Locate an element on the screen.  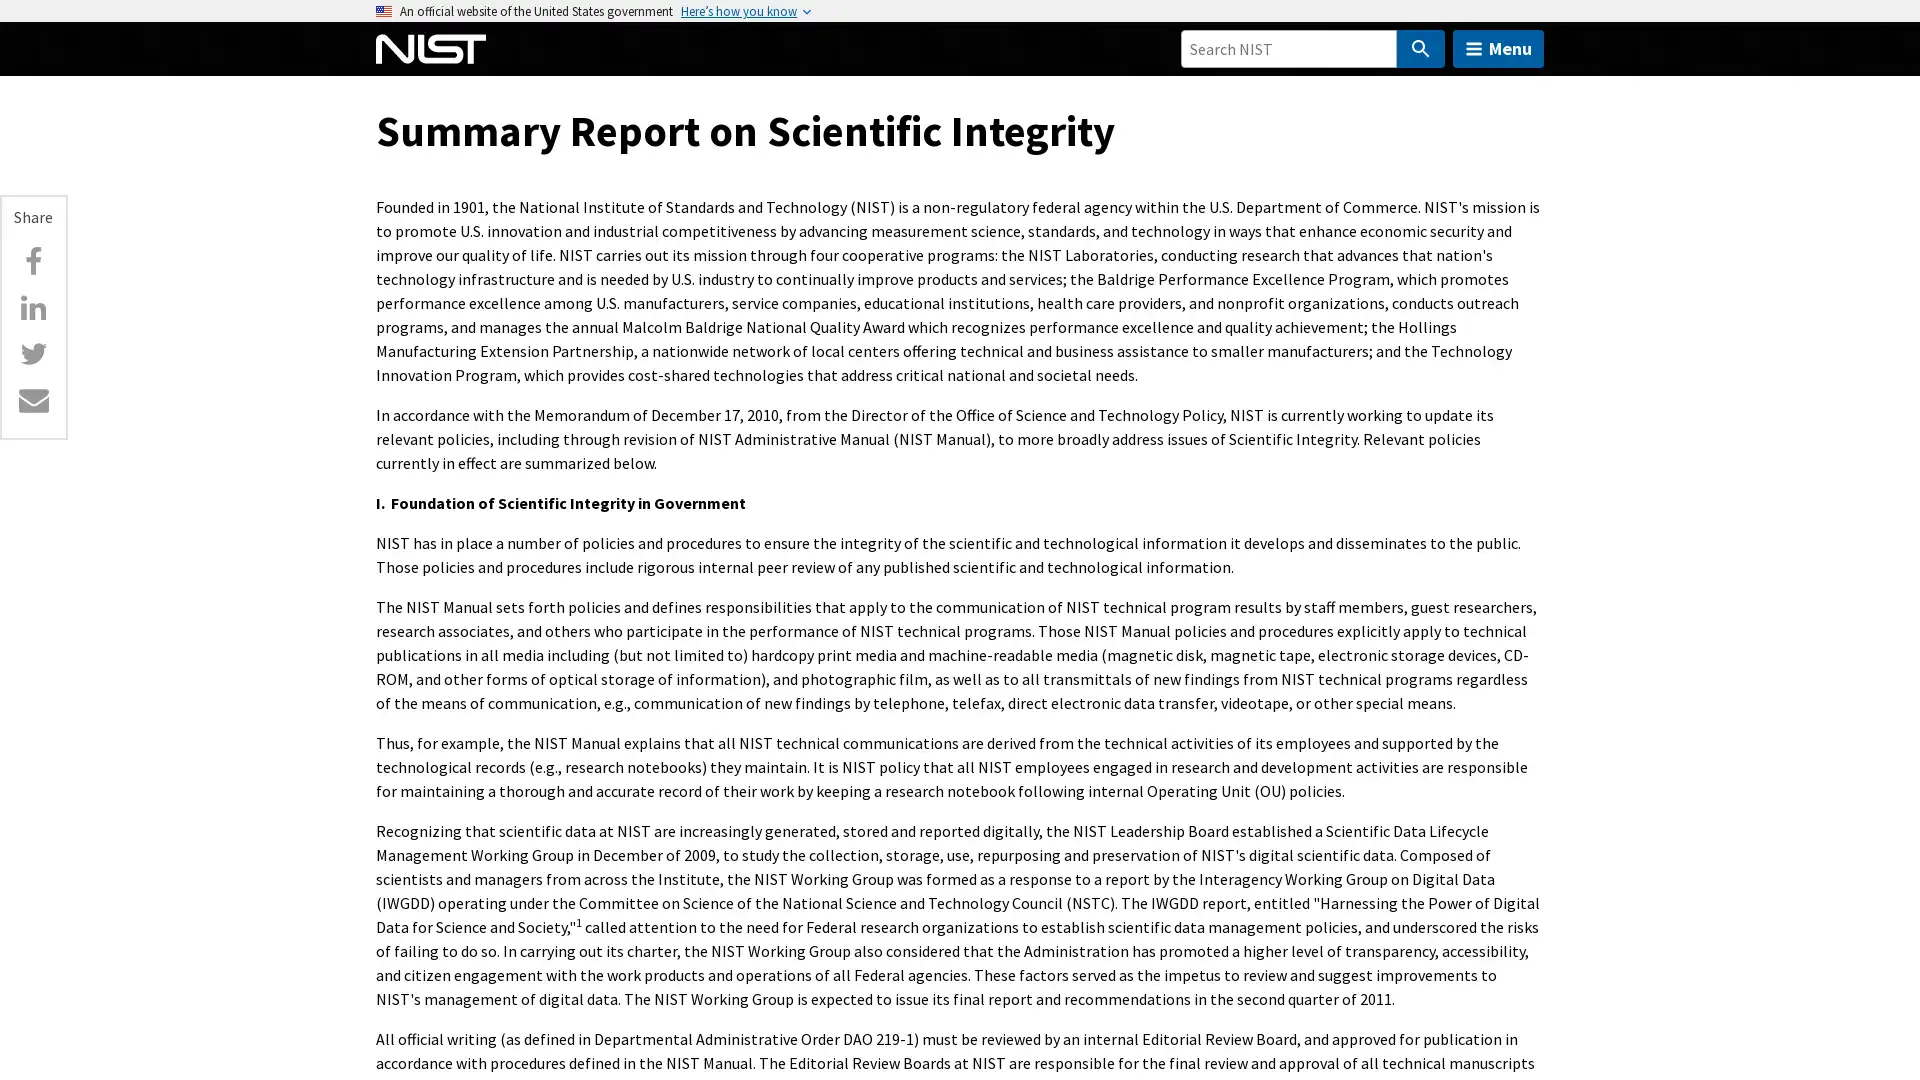
Heres how you know is located at coordinates (738, 11).